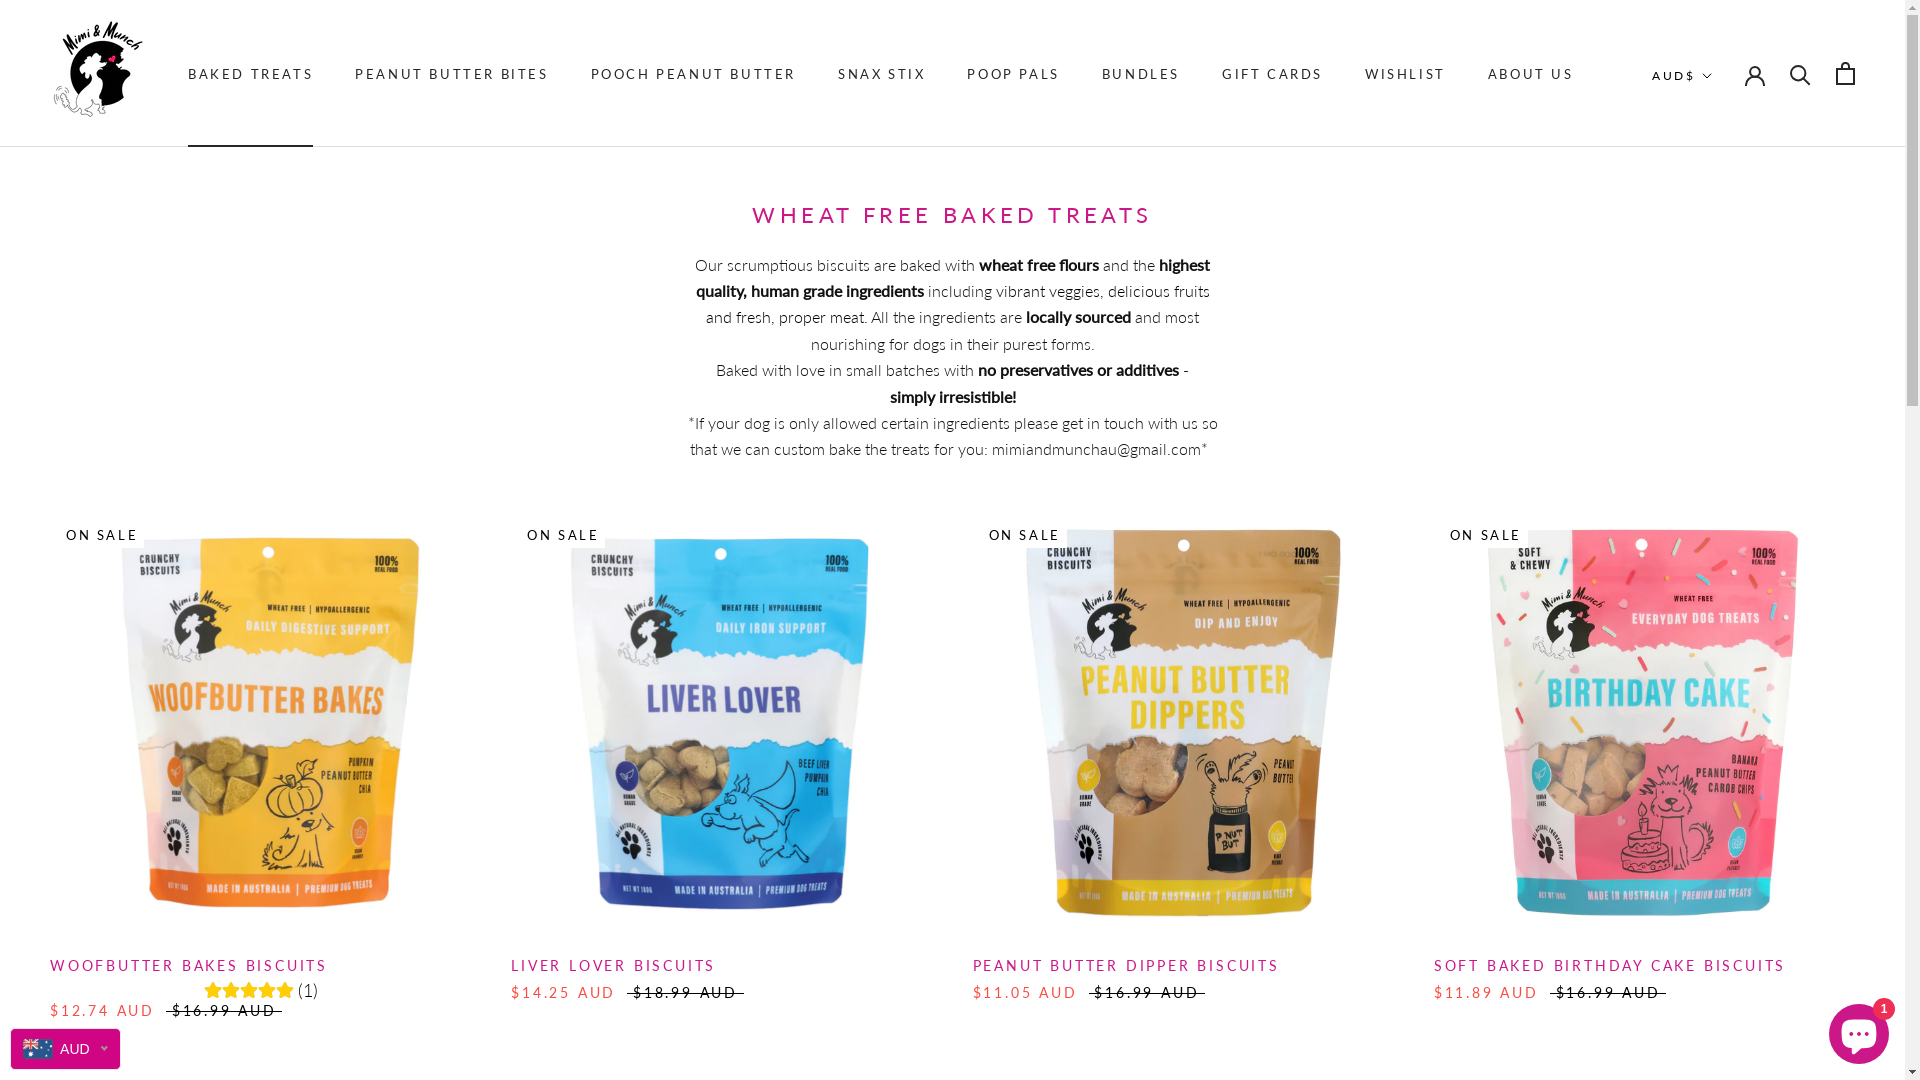 The height and width of the screenshot is (1080, 1920). Describe the element at coordinates (1823, 1029) in the screenshot. I see `'Shopify online store chat'` at that location.